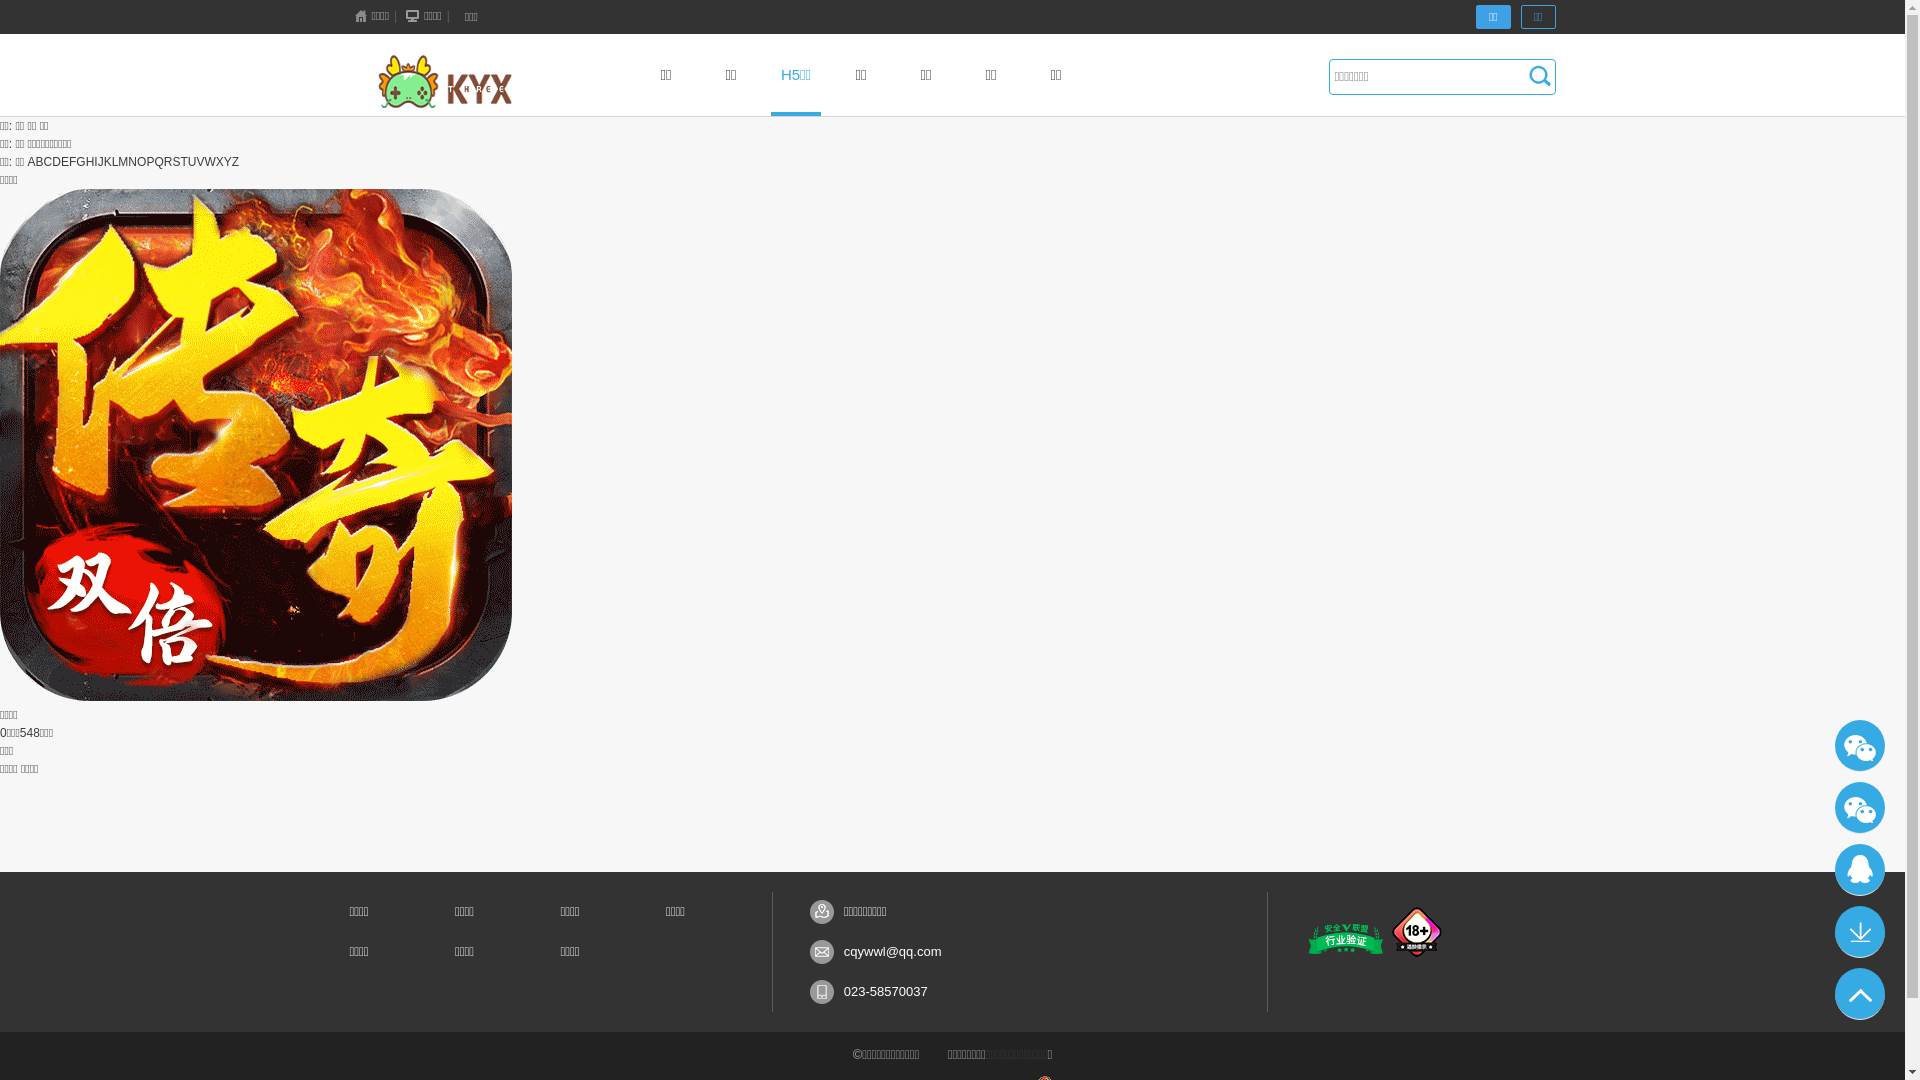 Image resolution: width=1920 pixels, height=1080 pixels. What do you see at coordinates (172, 161) in the screenshot?
I see `'S'` at bounding box center [172, 161].